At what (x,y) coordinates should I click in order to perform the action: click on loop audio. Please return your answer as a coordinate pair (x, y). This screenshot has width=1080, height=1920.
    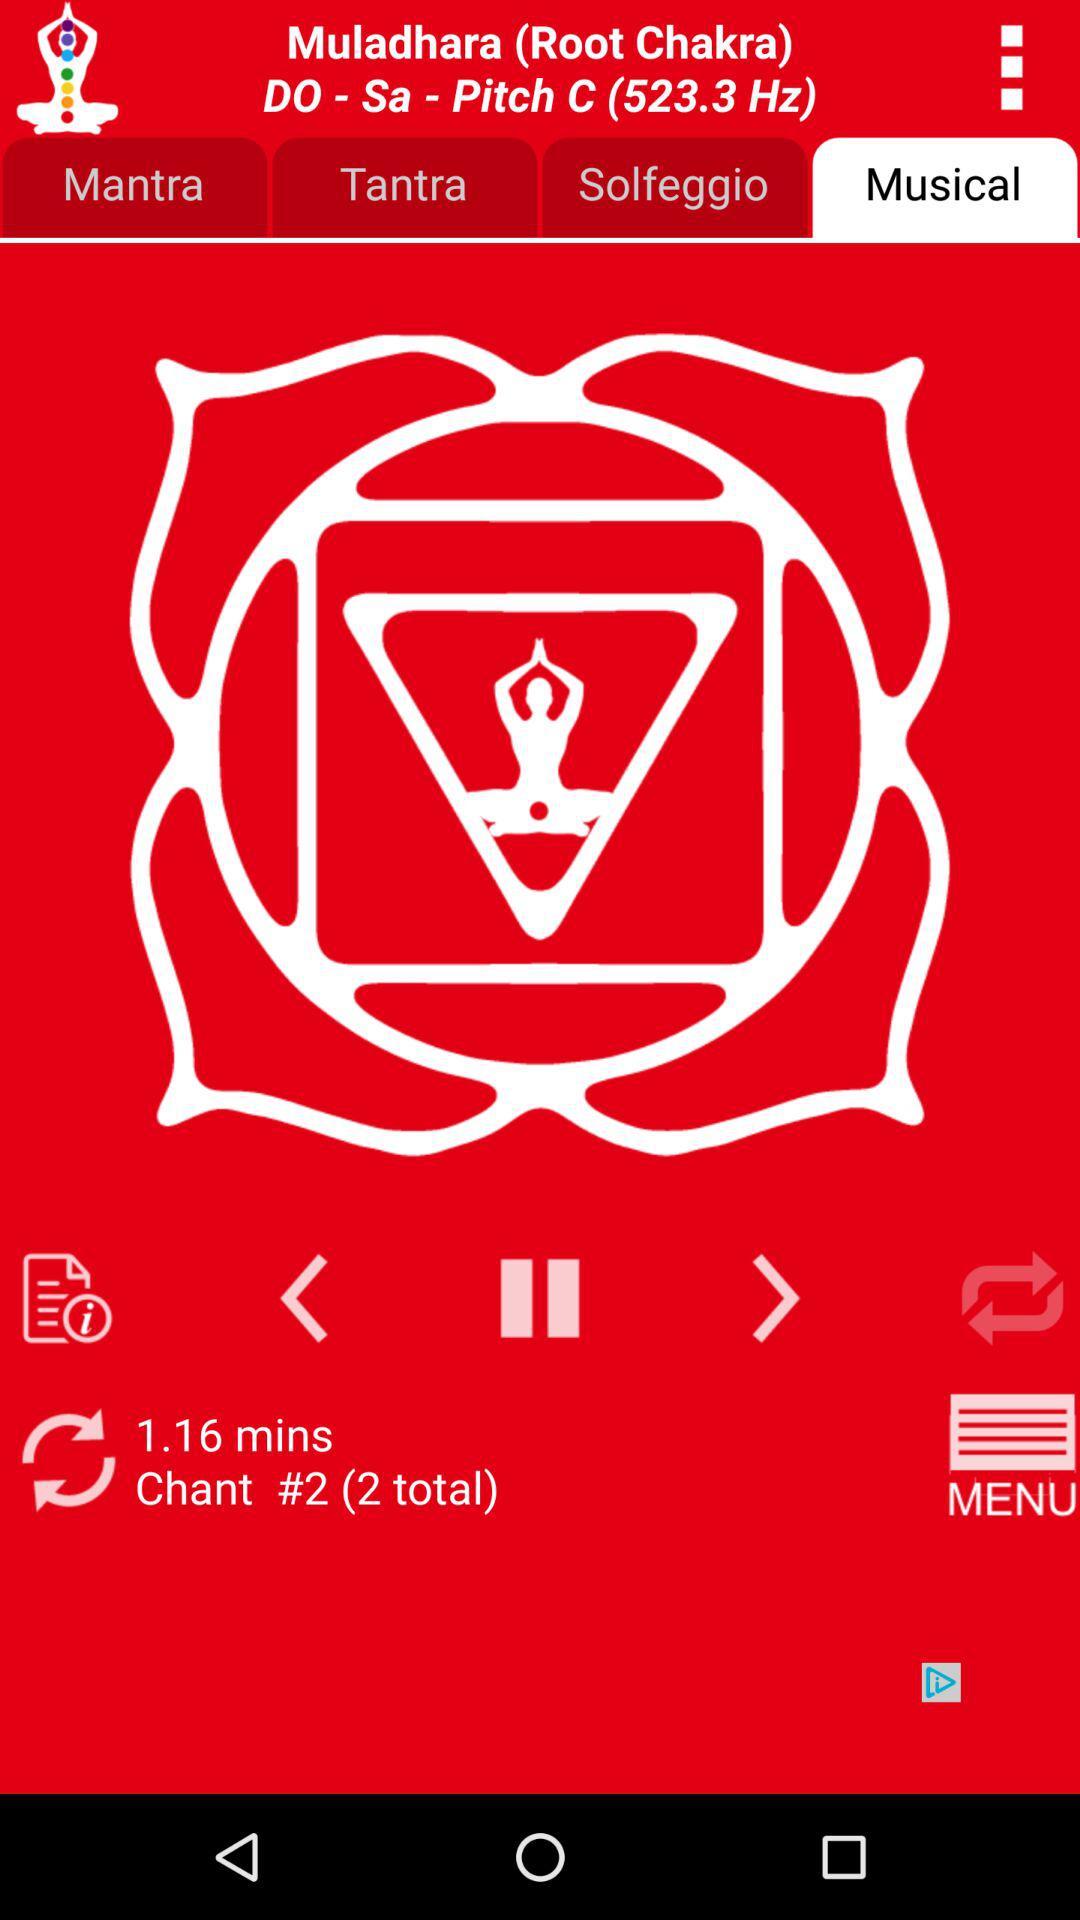
    Looking at the image, I should click on (1012, 1298).